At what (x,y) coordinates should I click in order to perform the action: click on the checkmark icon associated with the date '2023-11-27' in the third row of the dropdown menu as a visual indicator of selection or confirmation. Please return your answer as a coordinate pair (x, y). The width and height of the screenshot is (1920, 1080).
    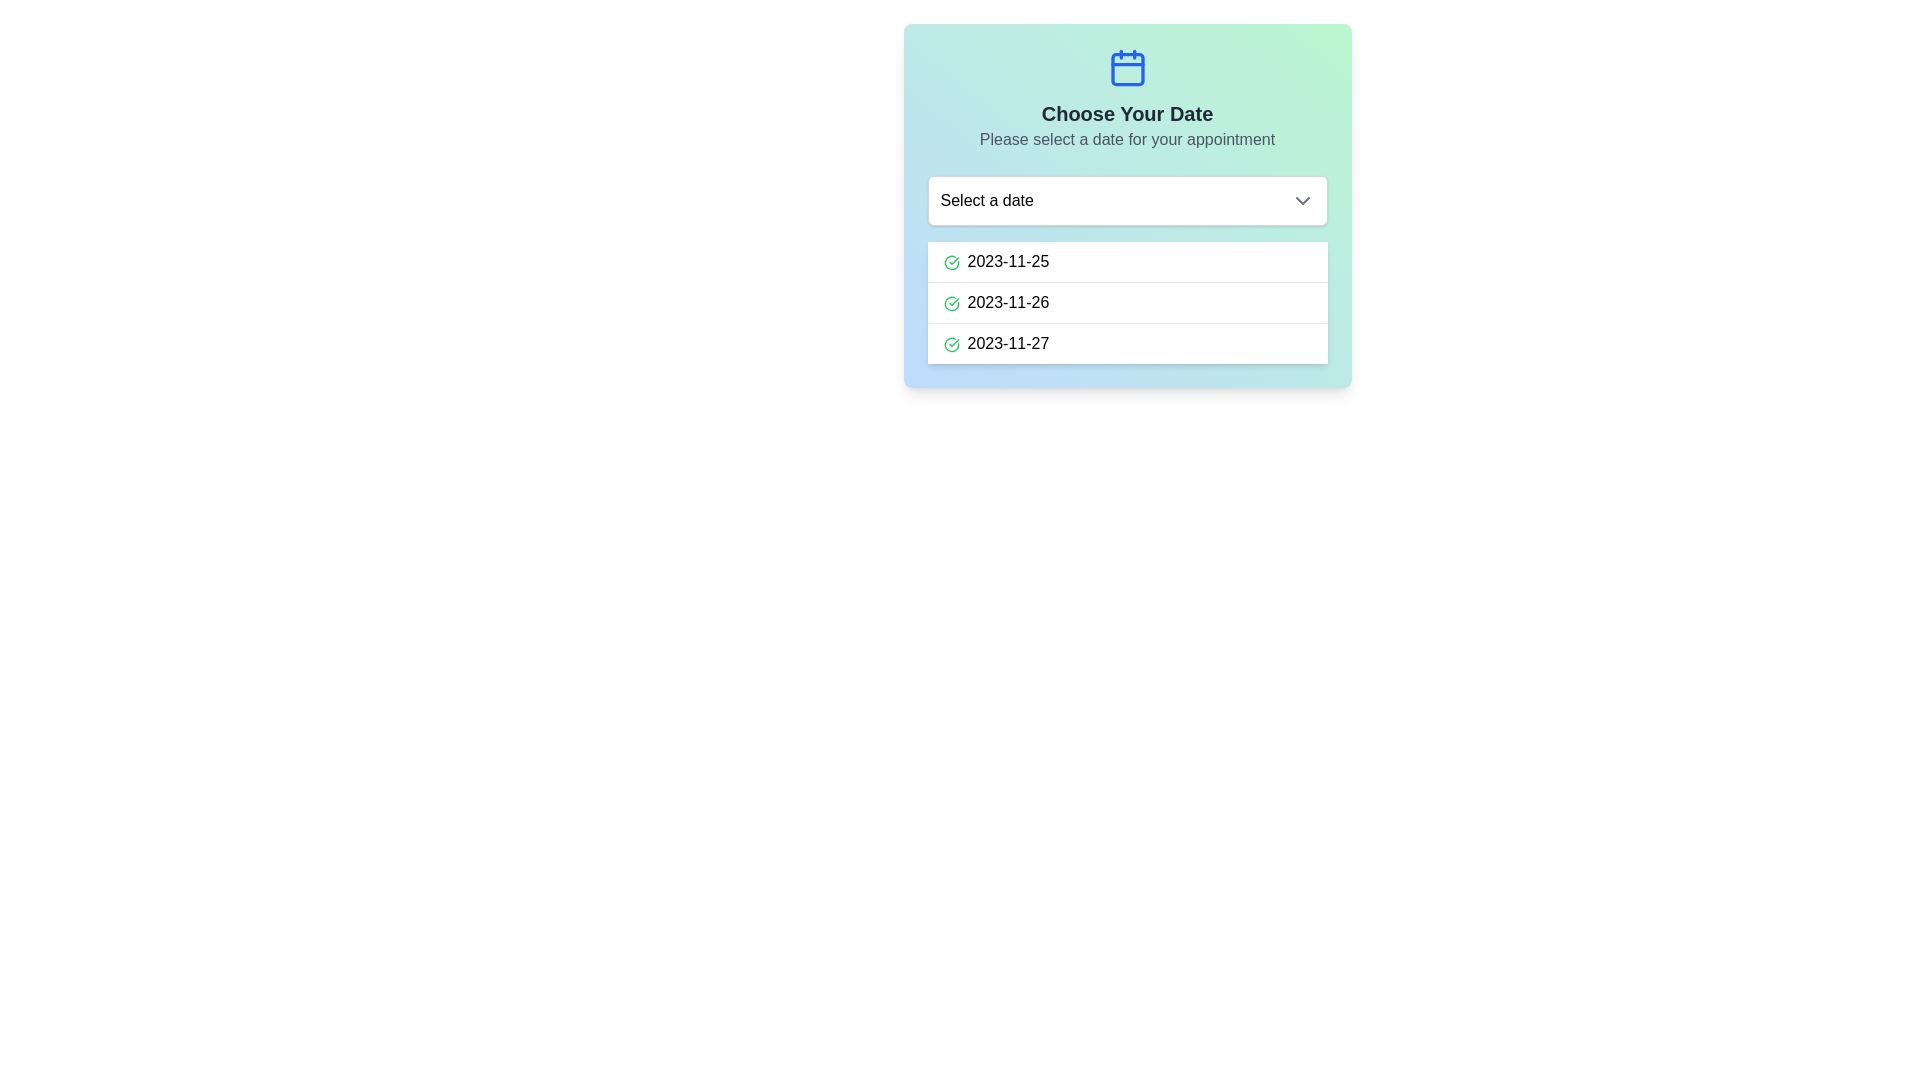
    Looking at the image, I should click on (950, 343).